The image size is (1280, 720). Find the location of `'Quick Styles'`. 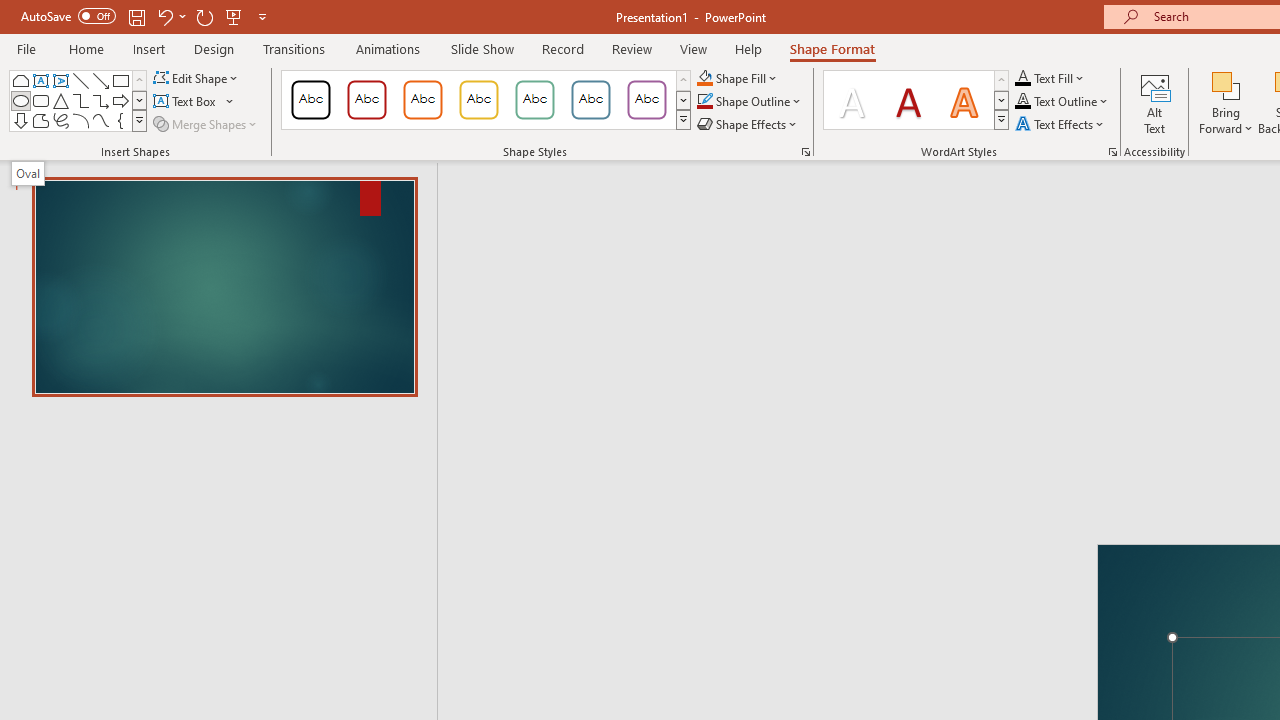

'Quick Styles' is located at coordinates (1001, 120).